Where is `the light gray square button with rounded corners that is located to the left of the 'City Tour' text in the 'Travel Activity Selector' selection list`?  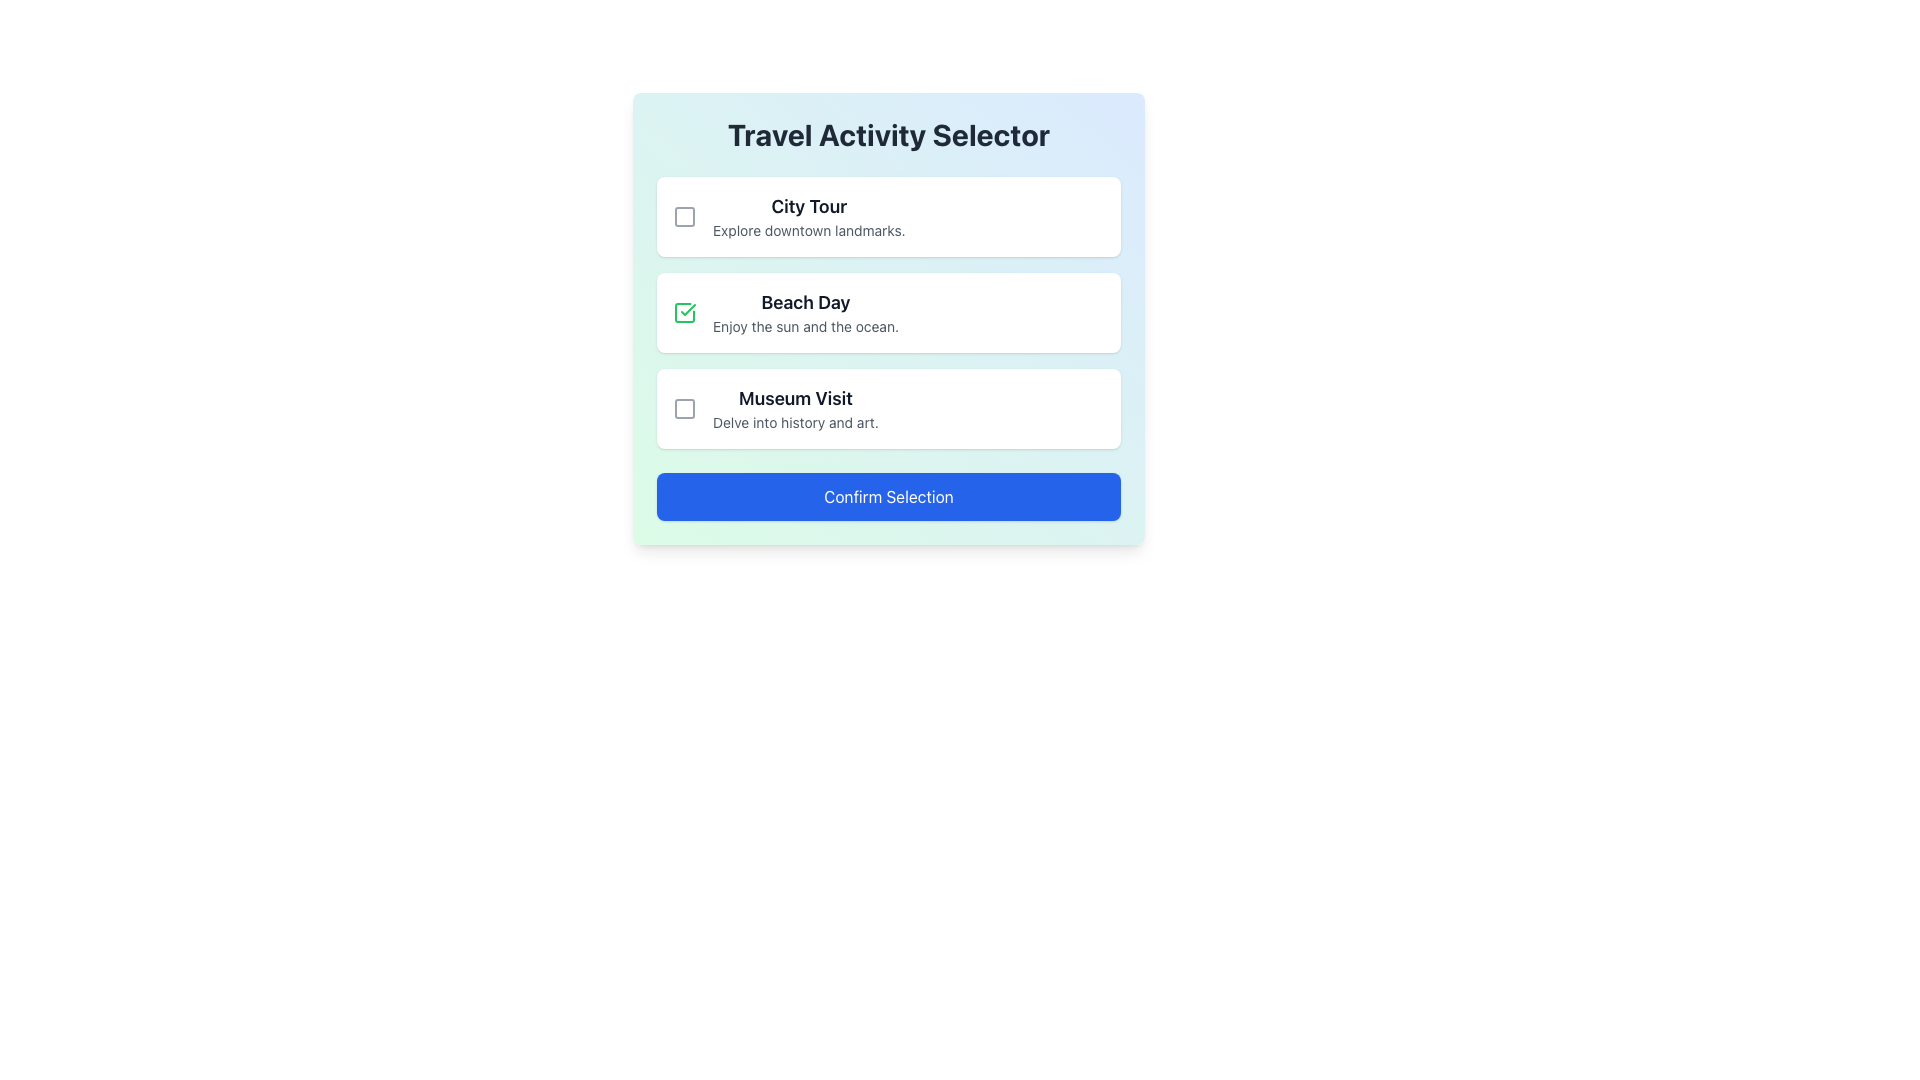
the light gray square button with rounded corners that is located to the left of the 'City Tour' text in the 'Travel Activity Selector' selection list is located at coordinates (685, 216).